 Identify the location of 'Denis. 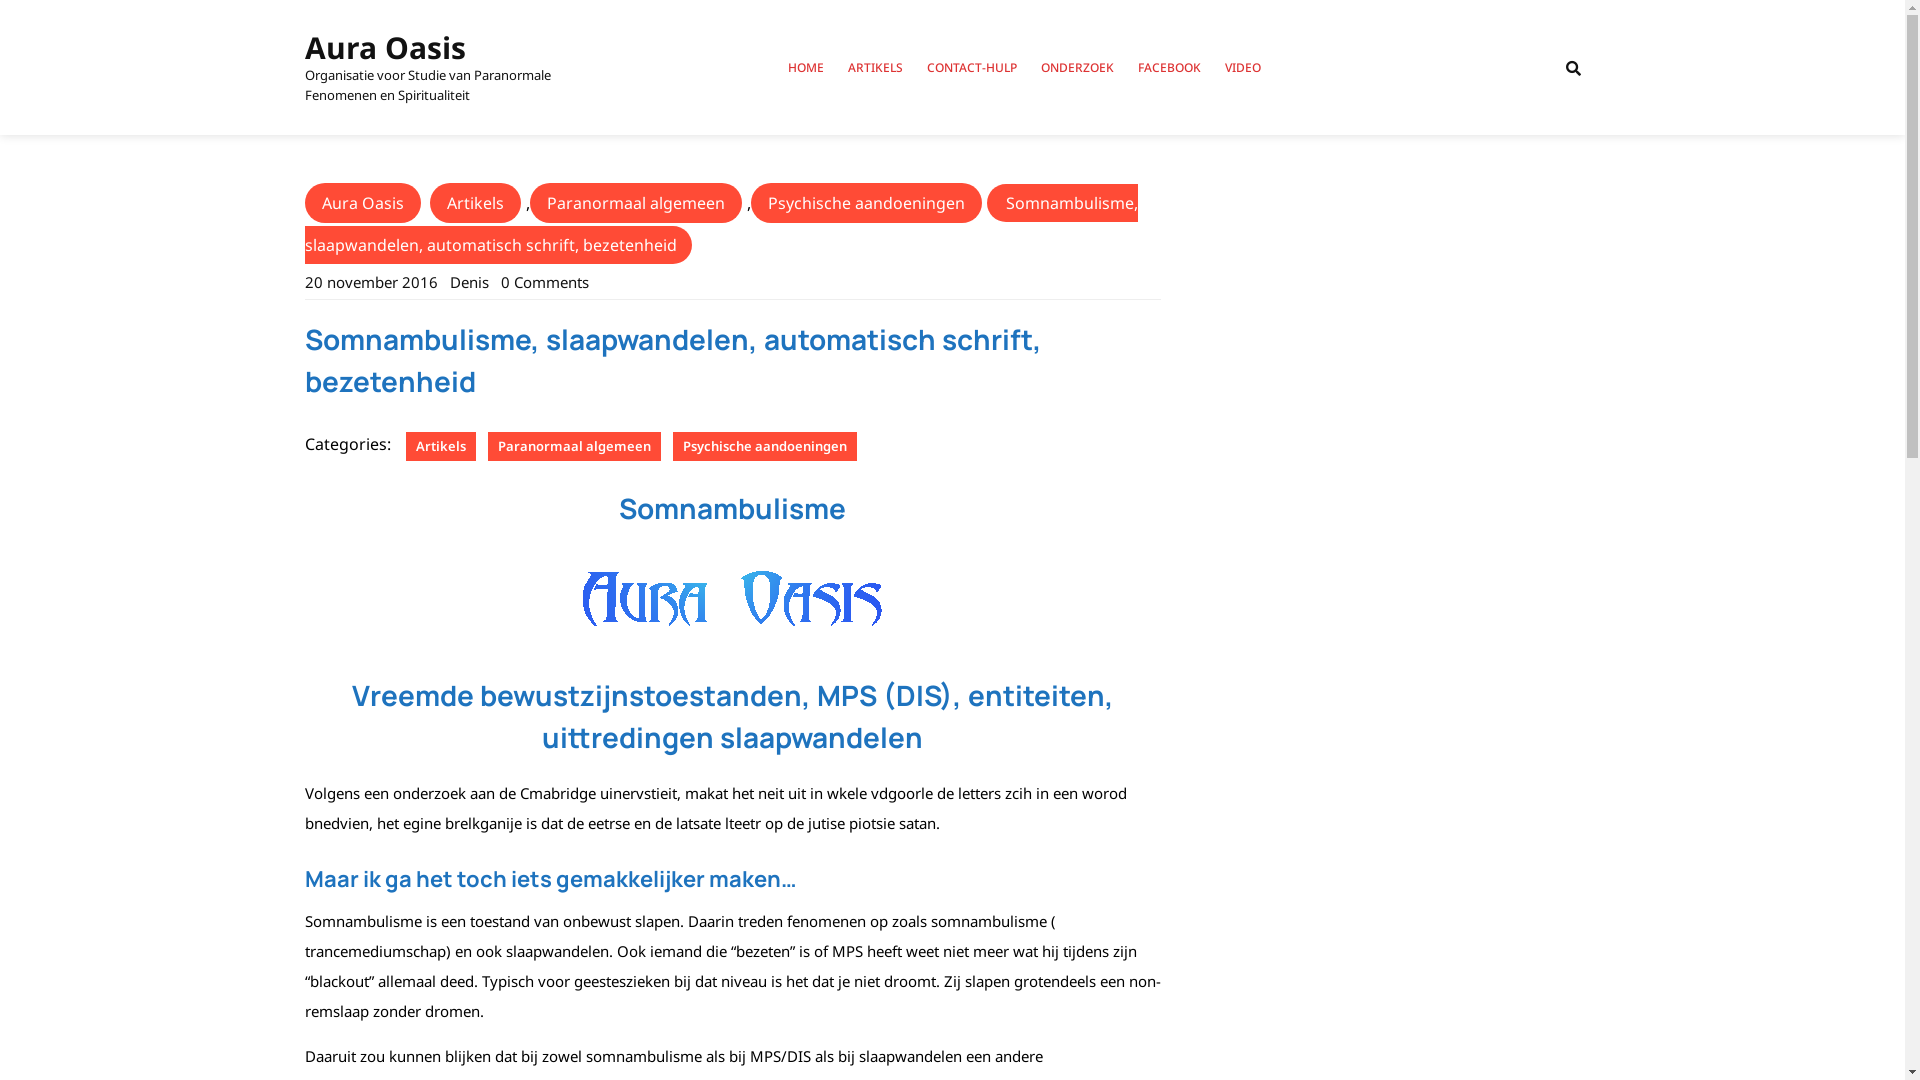
(468, 281).